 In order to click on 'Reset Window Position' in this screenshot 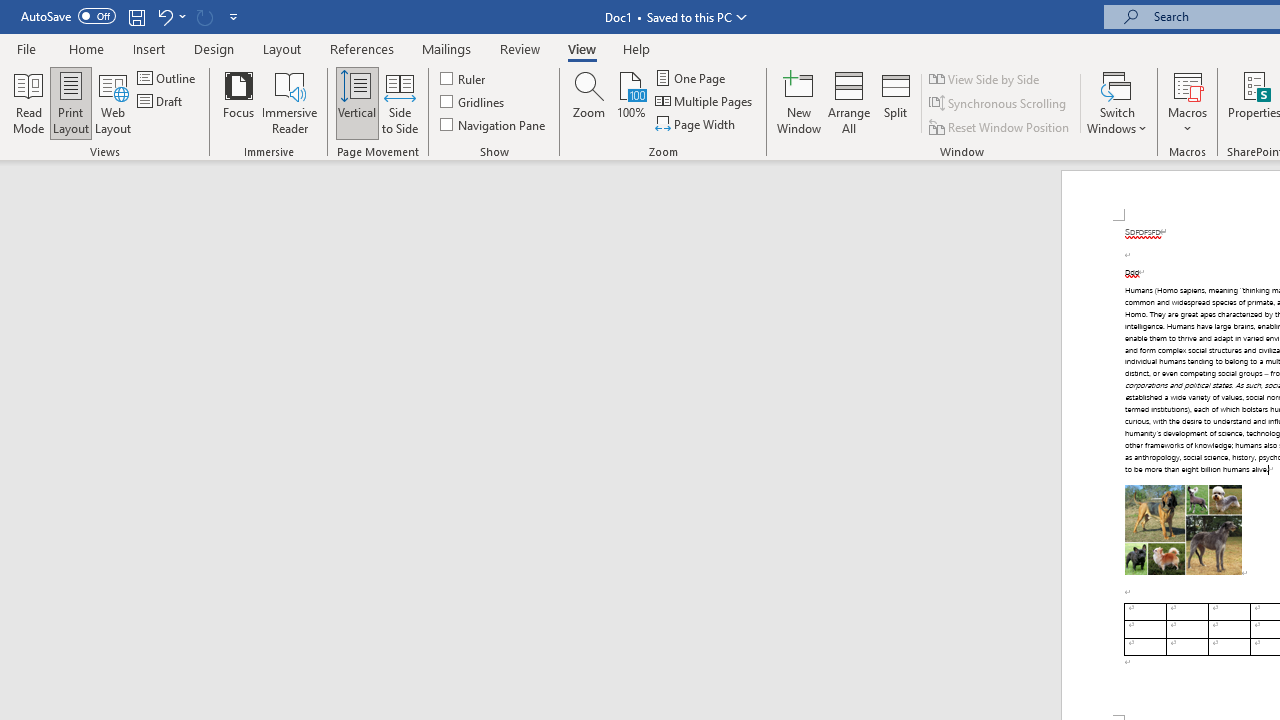, I will do `click(1000, 127)`.